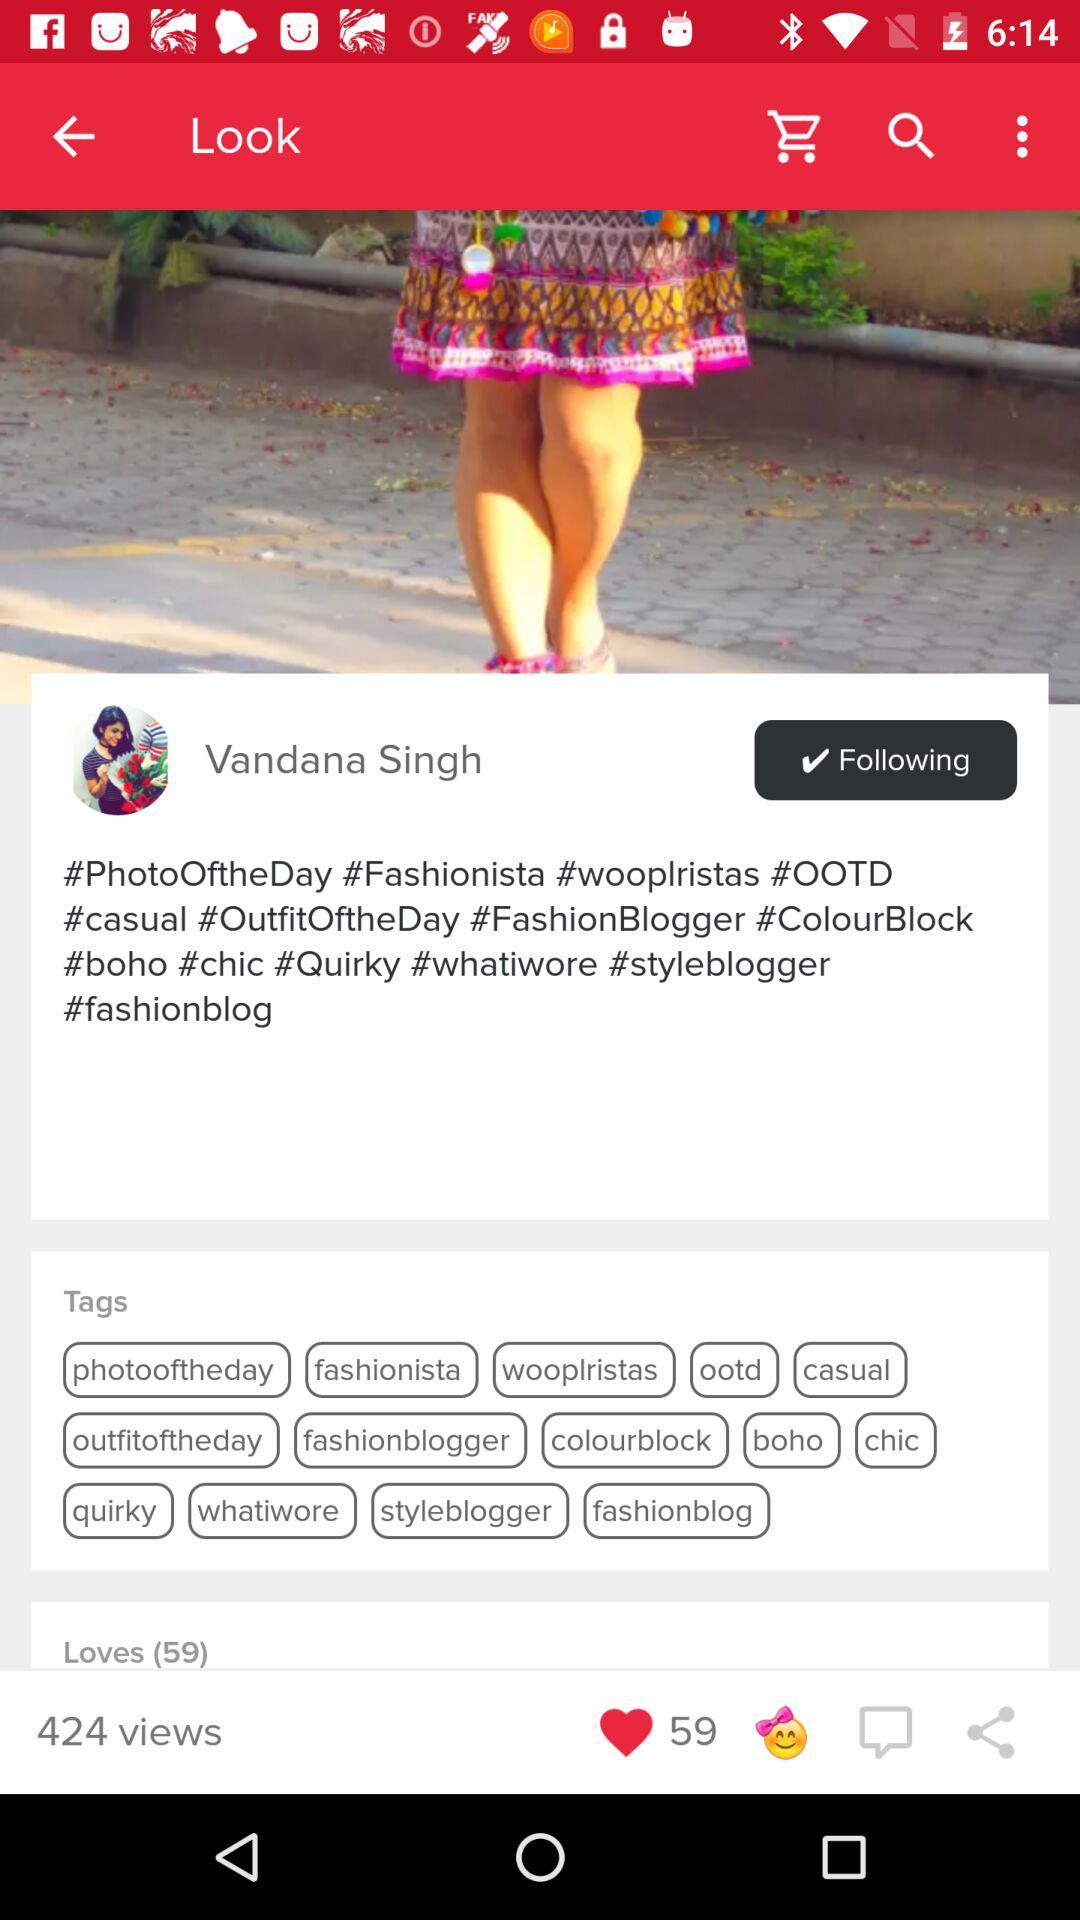 Image resolution: width=1080 pixels, height=1920 pixels. What do you see at coordinates (540, 352) in the screenshot?
I see `photo` at bounding box center [540, 352].